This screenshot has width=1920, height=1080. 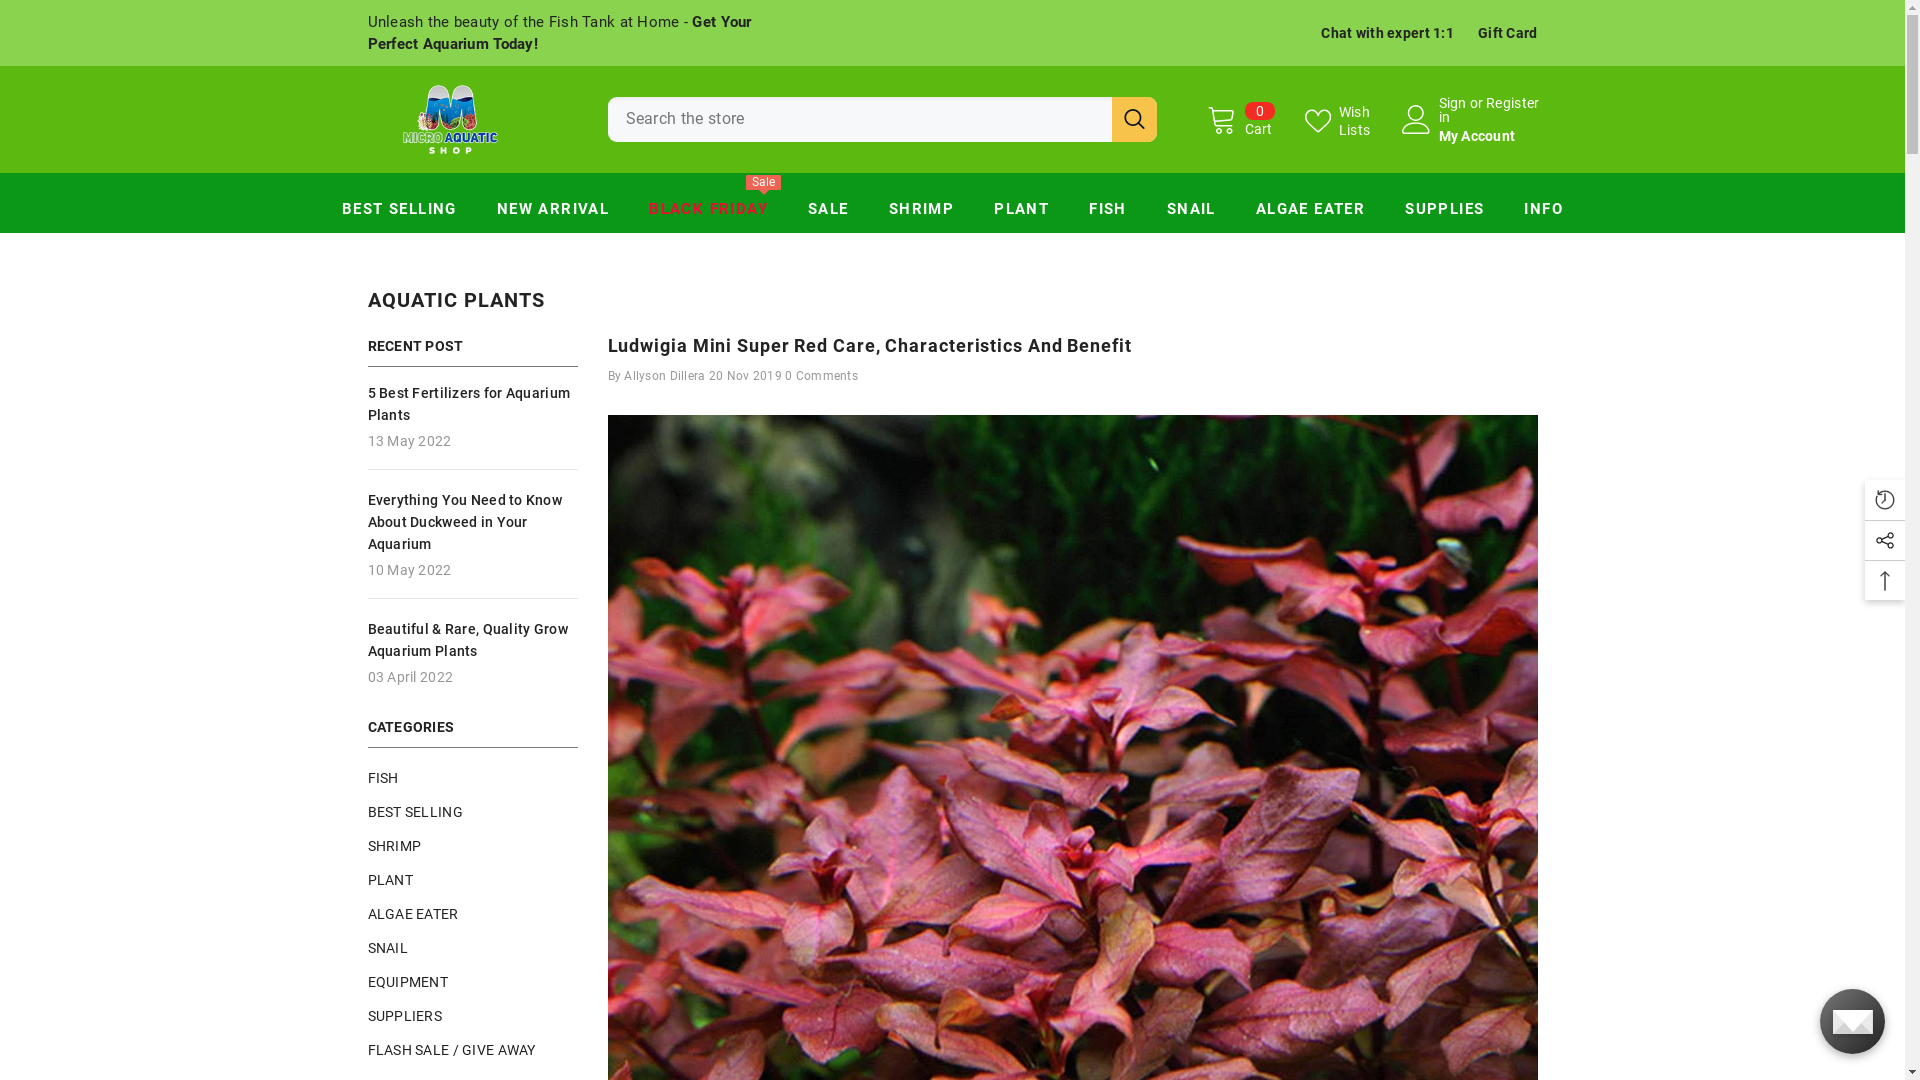 I want to click on 'SALE', so click(x=828, y=213).